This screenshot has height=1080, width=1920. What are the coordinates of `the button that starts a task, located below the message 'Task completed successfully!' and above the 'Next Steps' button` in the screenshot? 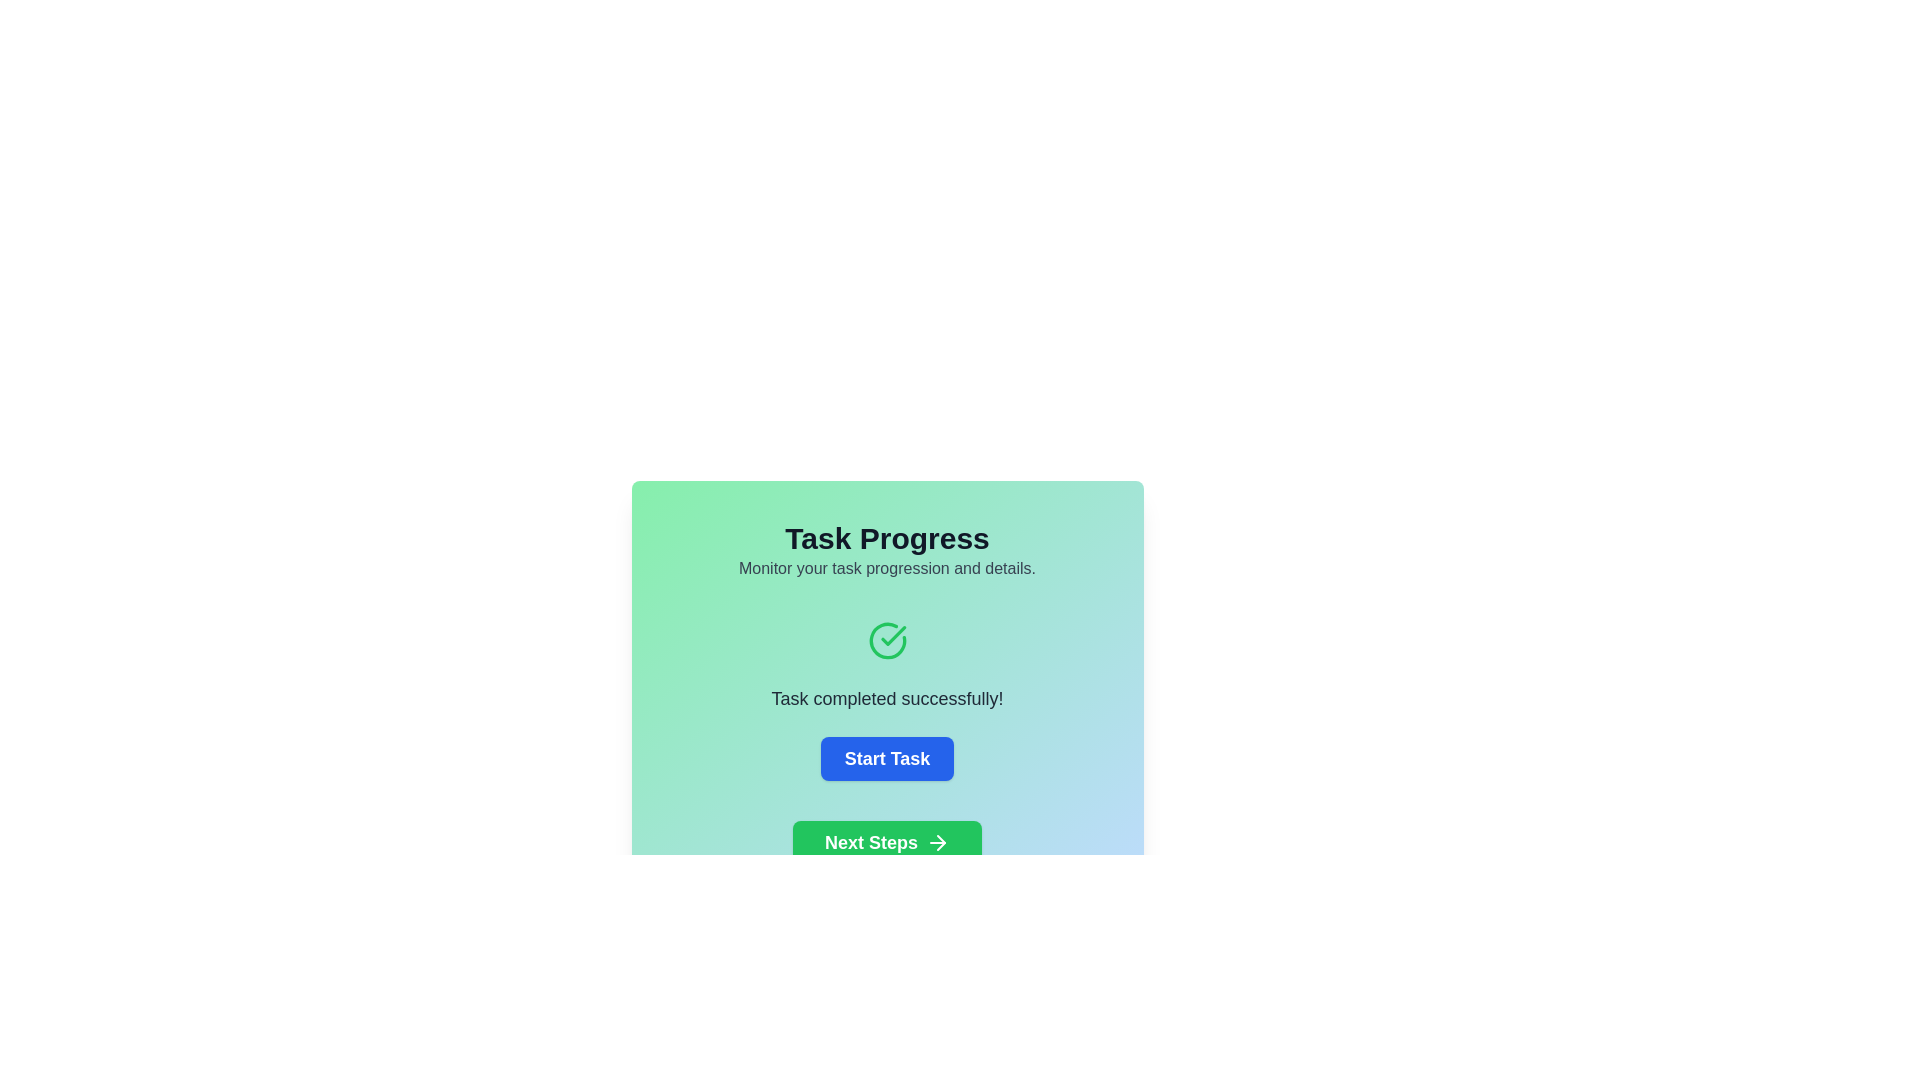 It's located at (886, 759).